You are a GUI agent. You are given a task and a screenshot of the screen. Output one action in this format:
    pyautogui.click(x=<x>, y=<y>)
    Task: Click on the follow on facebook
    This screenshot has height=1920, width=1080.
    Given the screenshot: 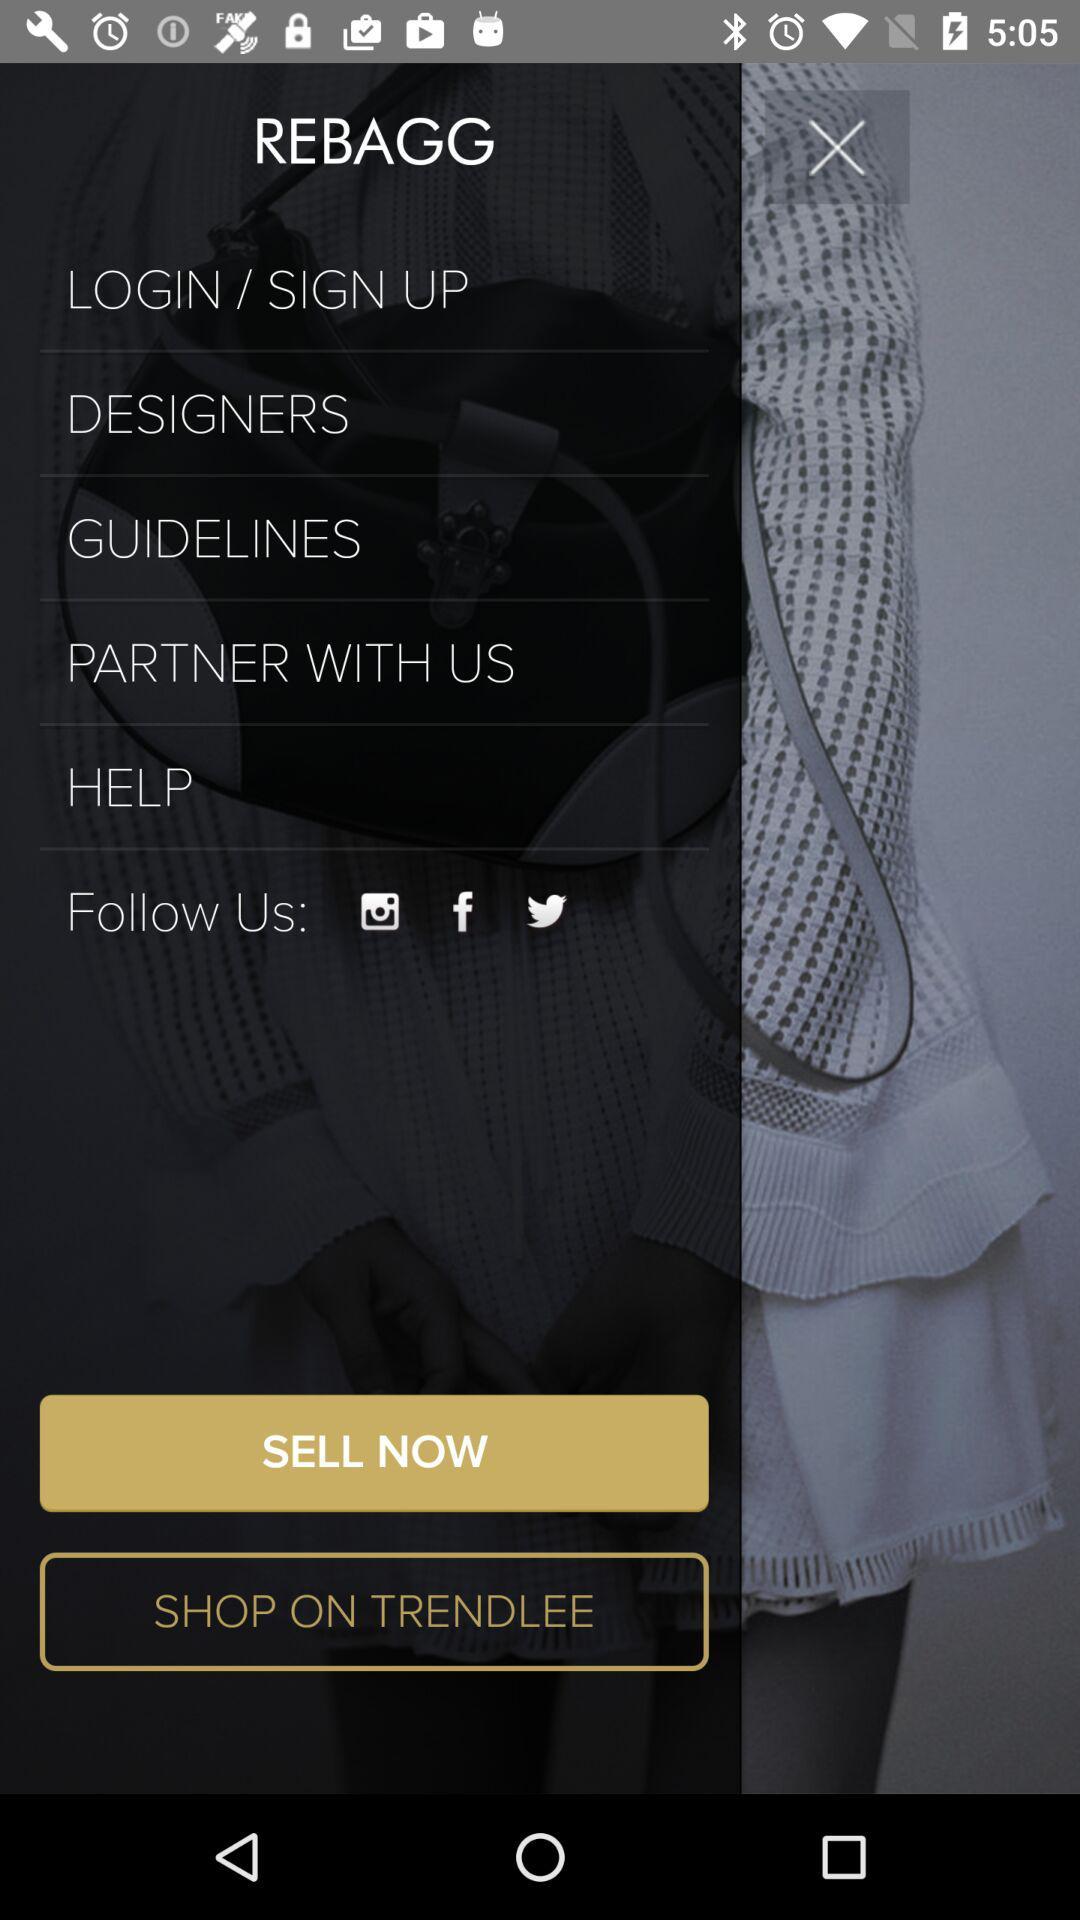 What is the action you would take?
    pyautogui.click(x=463, y=911)
    